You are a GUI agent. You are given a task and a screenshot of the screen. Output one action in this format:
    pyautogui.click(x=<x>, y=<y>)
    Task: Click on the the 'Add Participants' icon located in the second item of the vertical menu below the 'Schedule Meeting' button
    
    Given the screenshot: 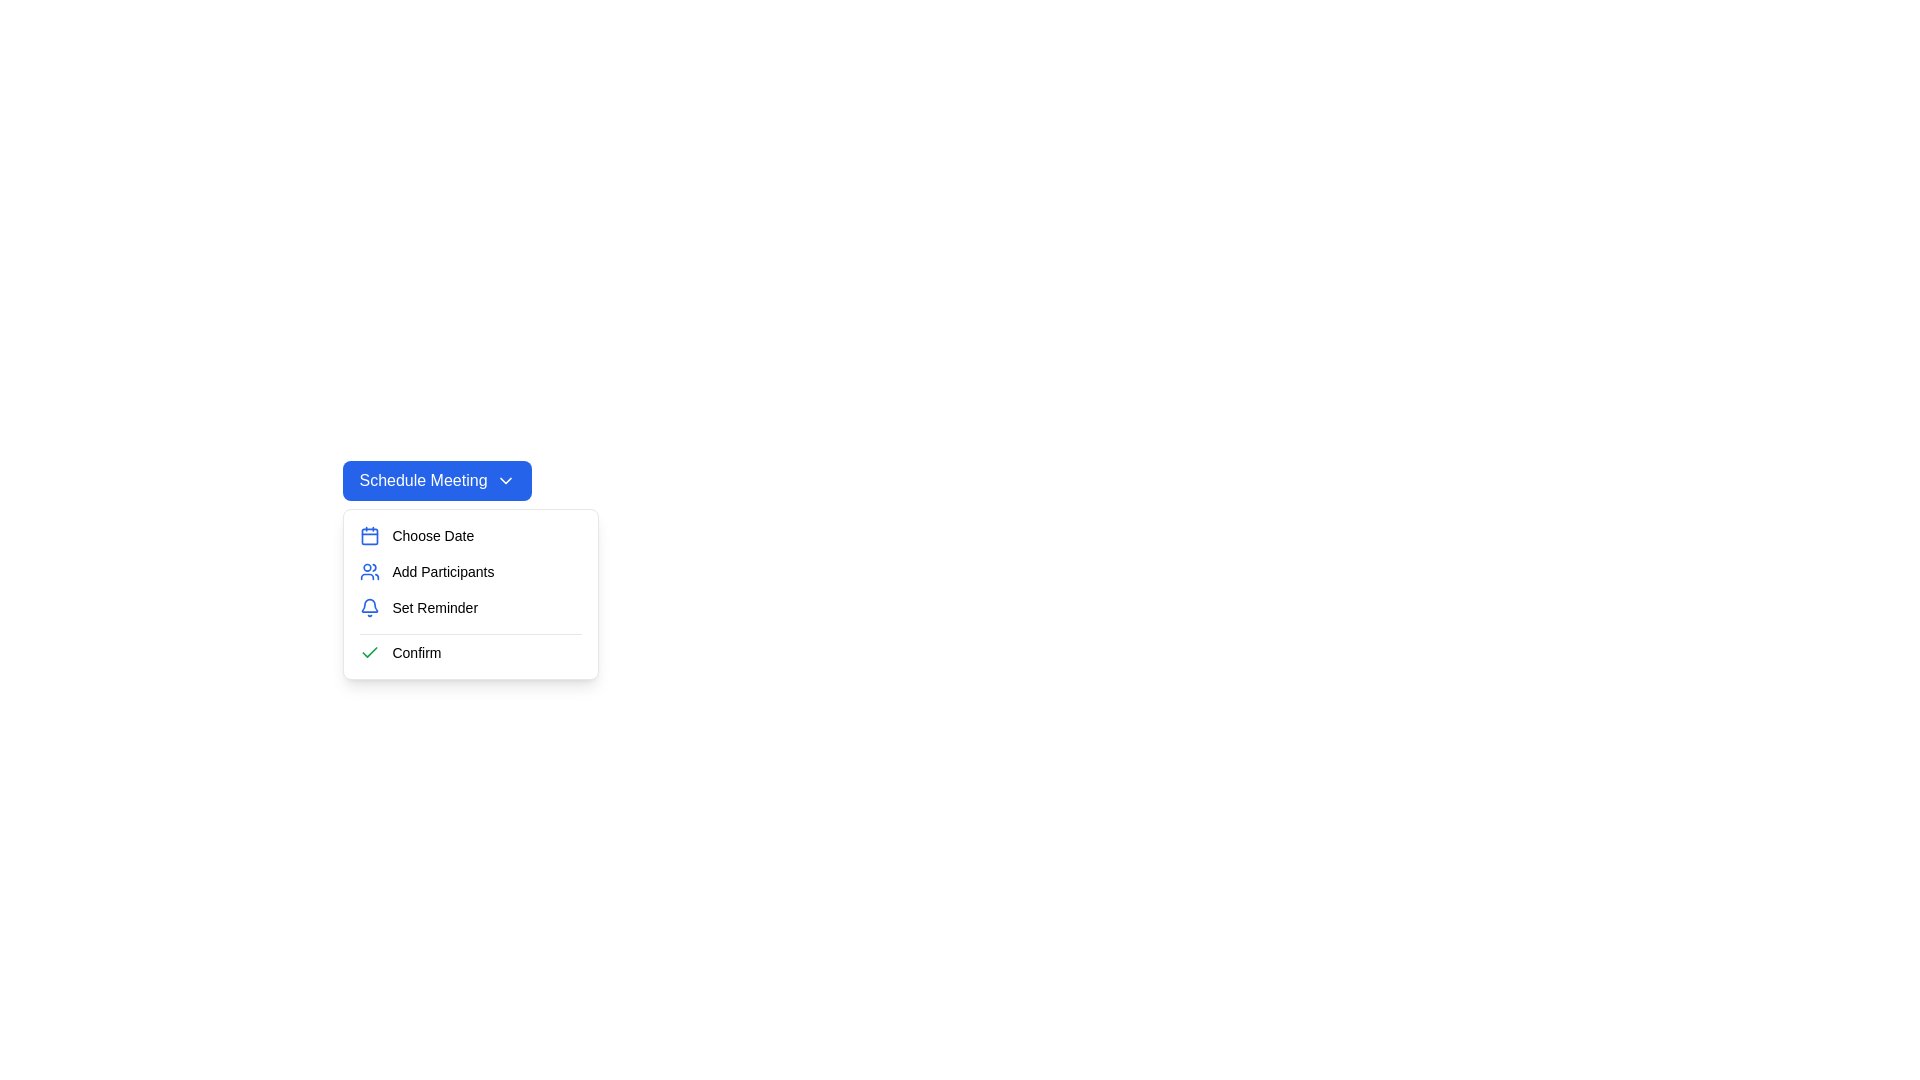 What is the action you would take?
    pyautogui.click(x=370, y=571)
    